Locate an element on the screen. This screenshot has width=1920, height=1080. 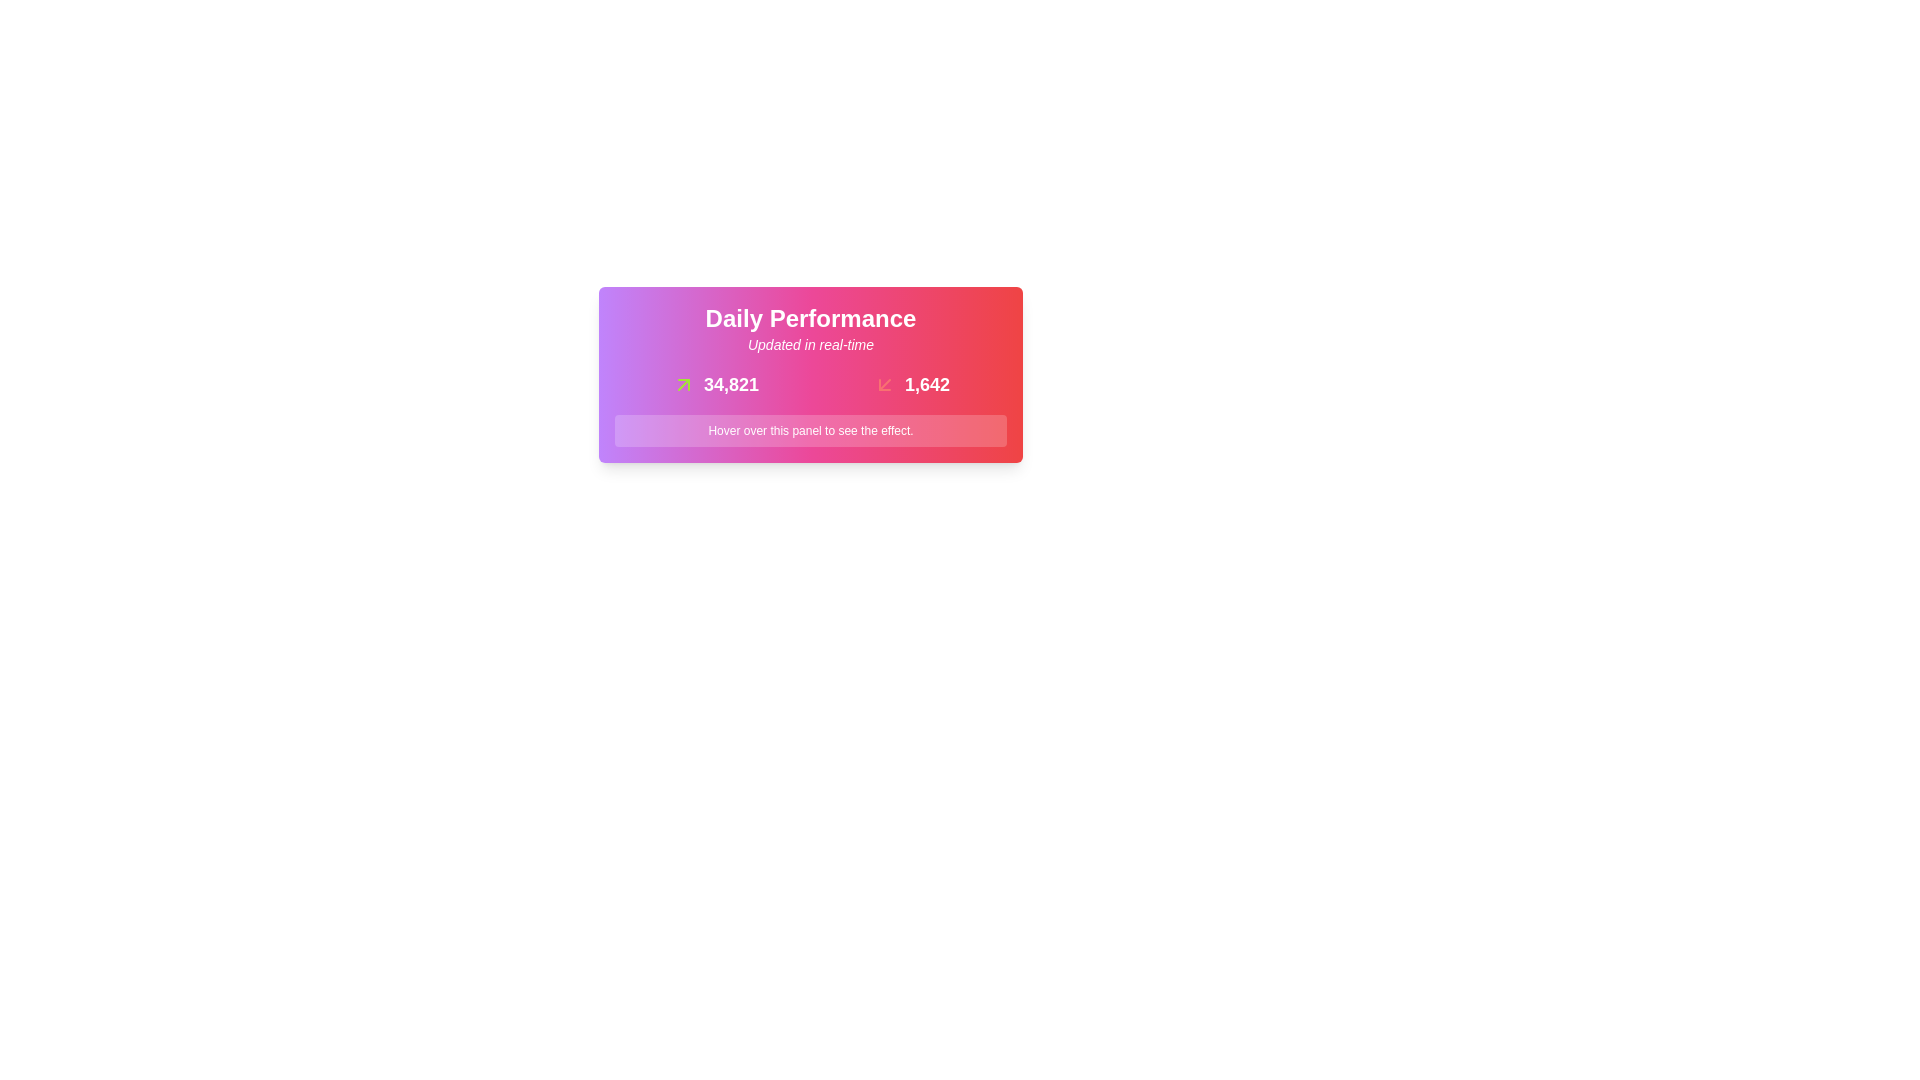
the downward trend icon located to the left of the numerical data '1,642' for its contextual meaning is located at coordinates (883, 385).